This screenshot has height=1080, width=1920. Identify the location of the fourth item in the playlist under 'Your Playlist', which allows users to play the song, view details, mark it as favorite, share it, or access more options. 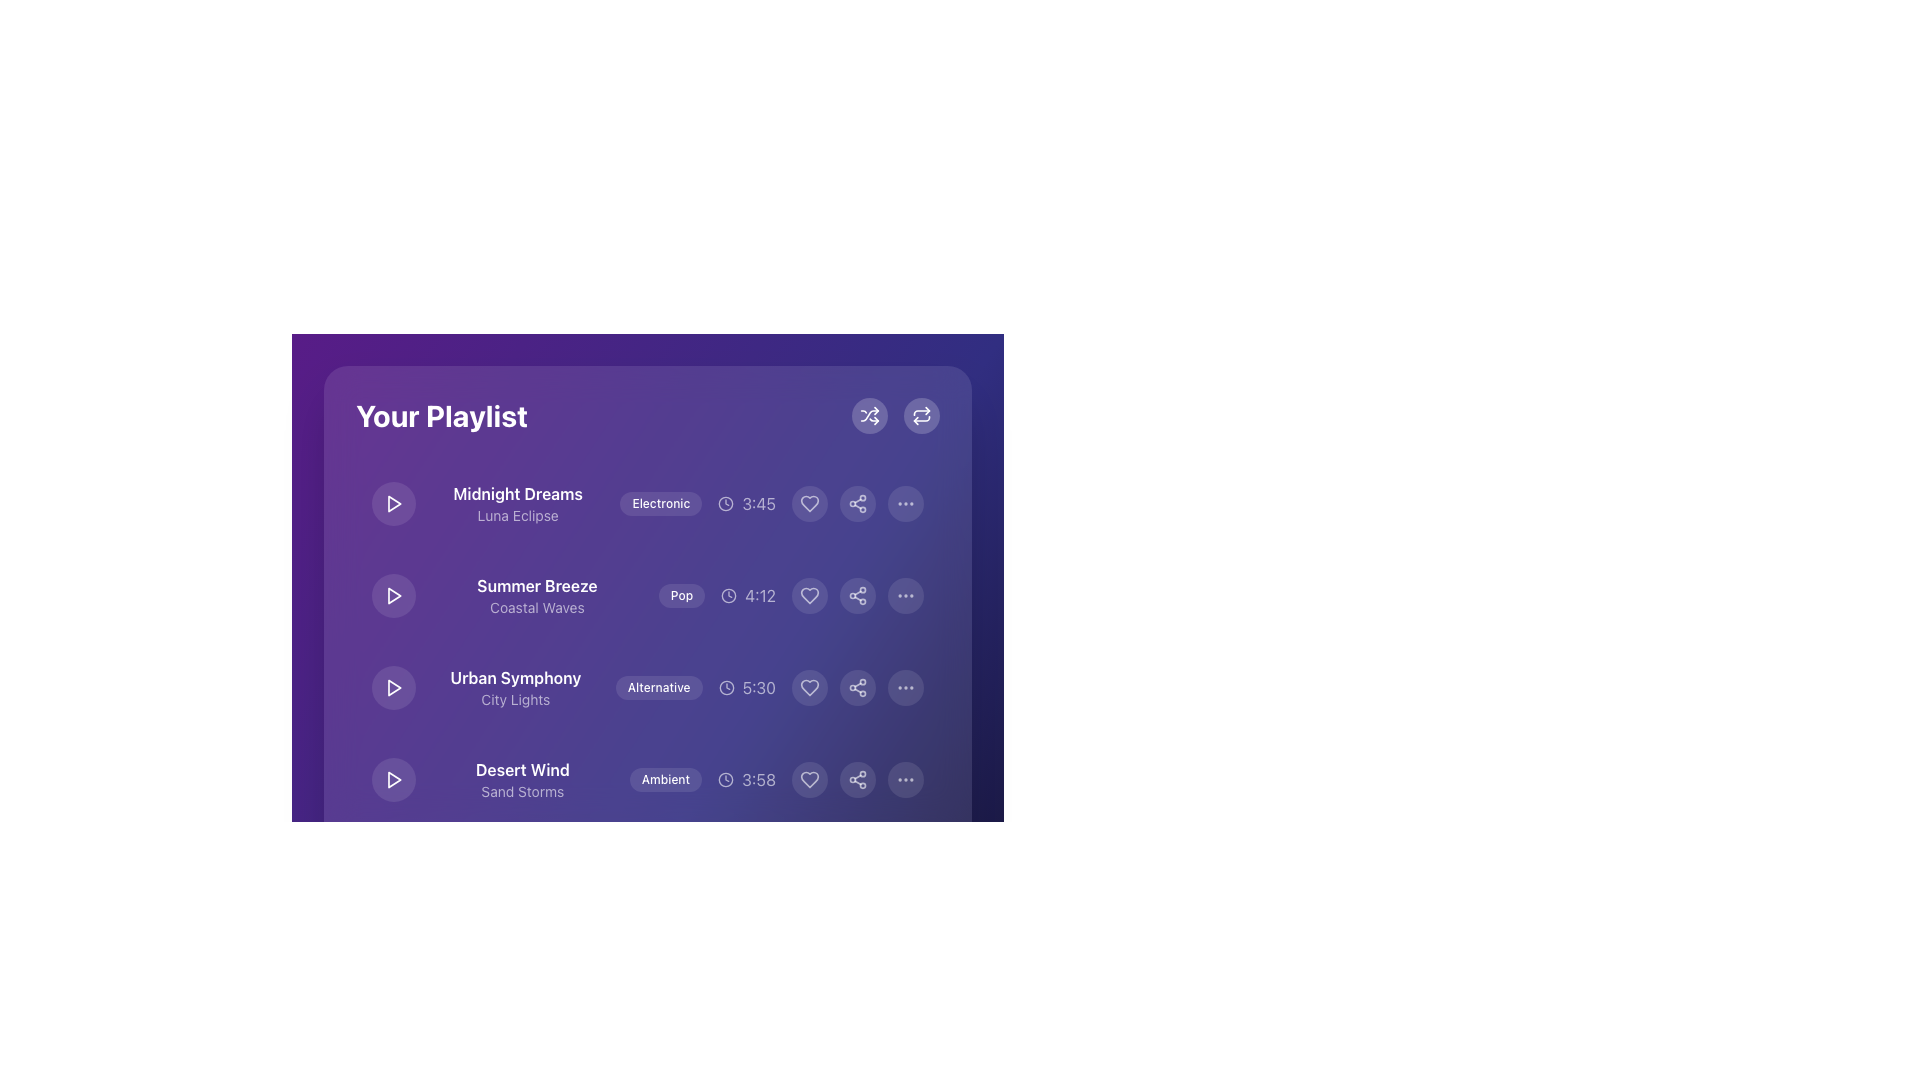
(648, 778).